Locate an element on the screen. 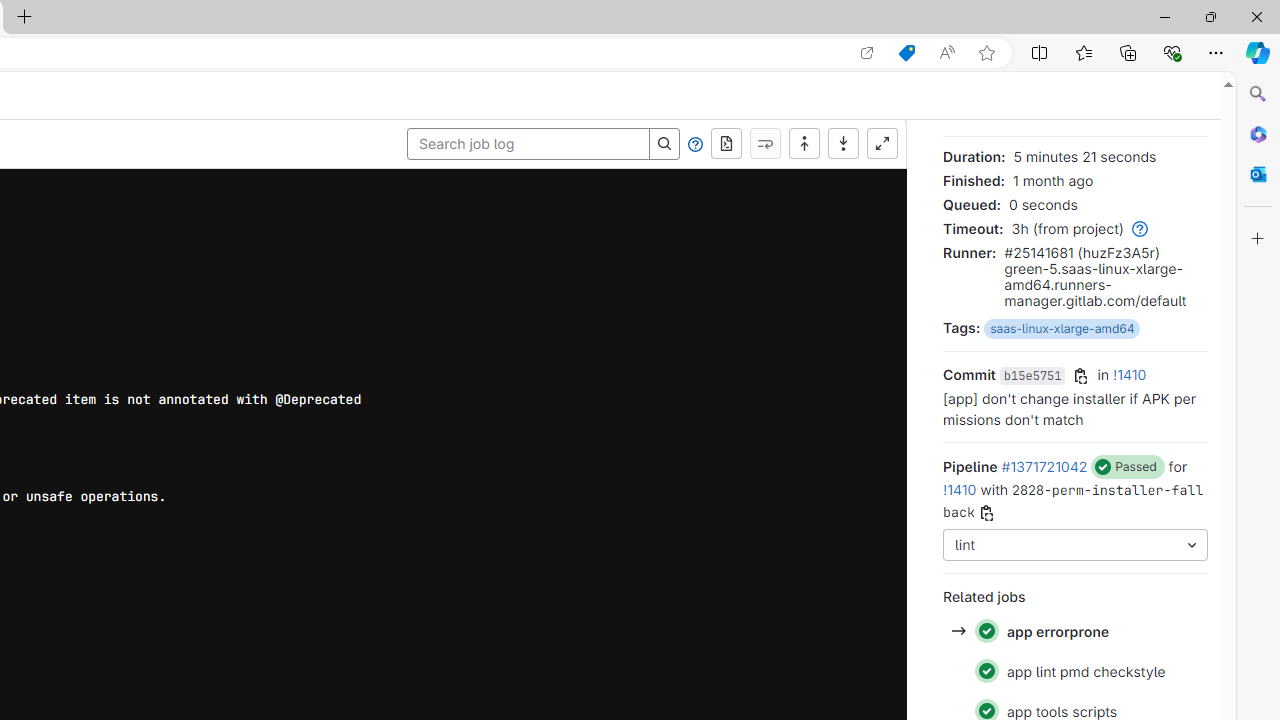 This screenshot has width=1280, height=720. 'Class: gl-link' is located at coordinates (1137, 227).